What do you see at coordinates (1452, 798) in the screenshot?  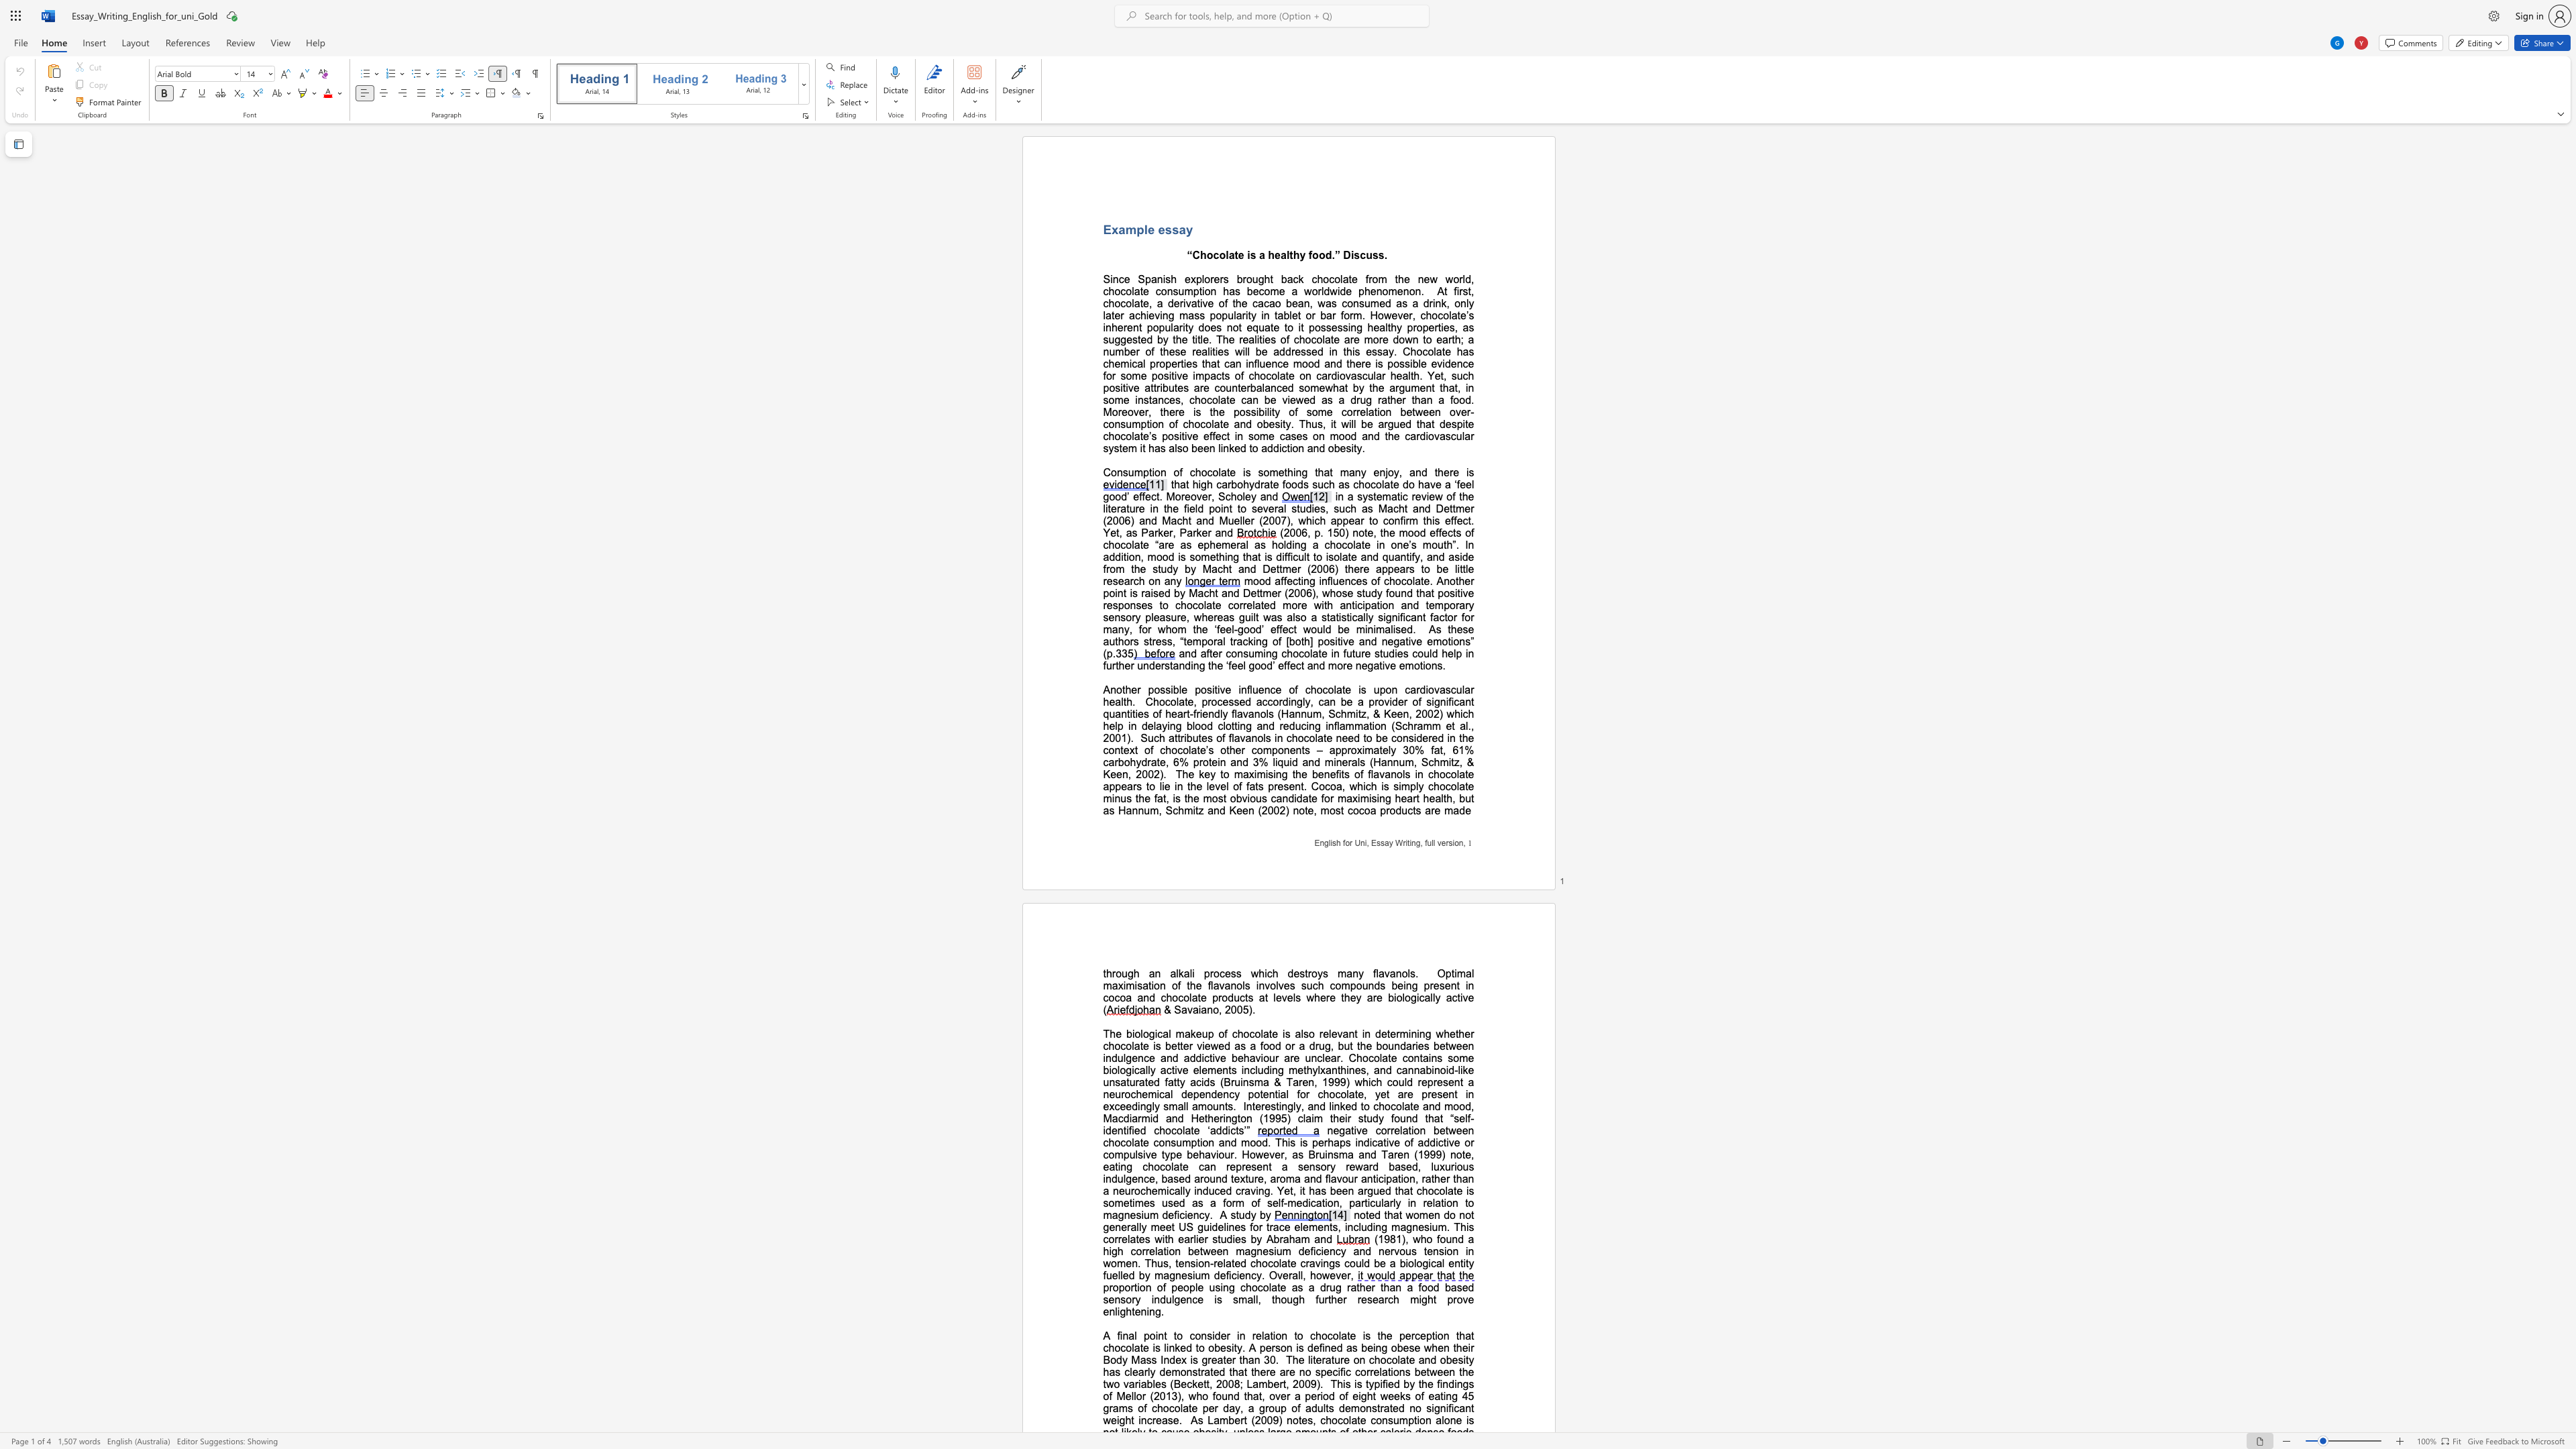 I see `the subset text ", but as" within the text "The key to maximising the benefits of flavanols in chocolate appears to lie in the level of fats present. Cocoa, which is simply chocolate minus the fat, is the most obvious candidate for maximising heart health, but as Hannum, Schmitz and Keen (2002) note, most cocoa products are made"` at bounding box center [1452, 798].